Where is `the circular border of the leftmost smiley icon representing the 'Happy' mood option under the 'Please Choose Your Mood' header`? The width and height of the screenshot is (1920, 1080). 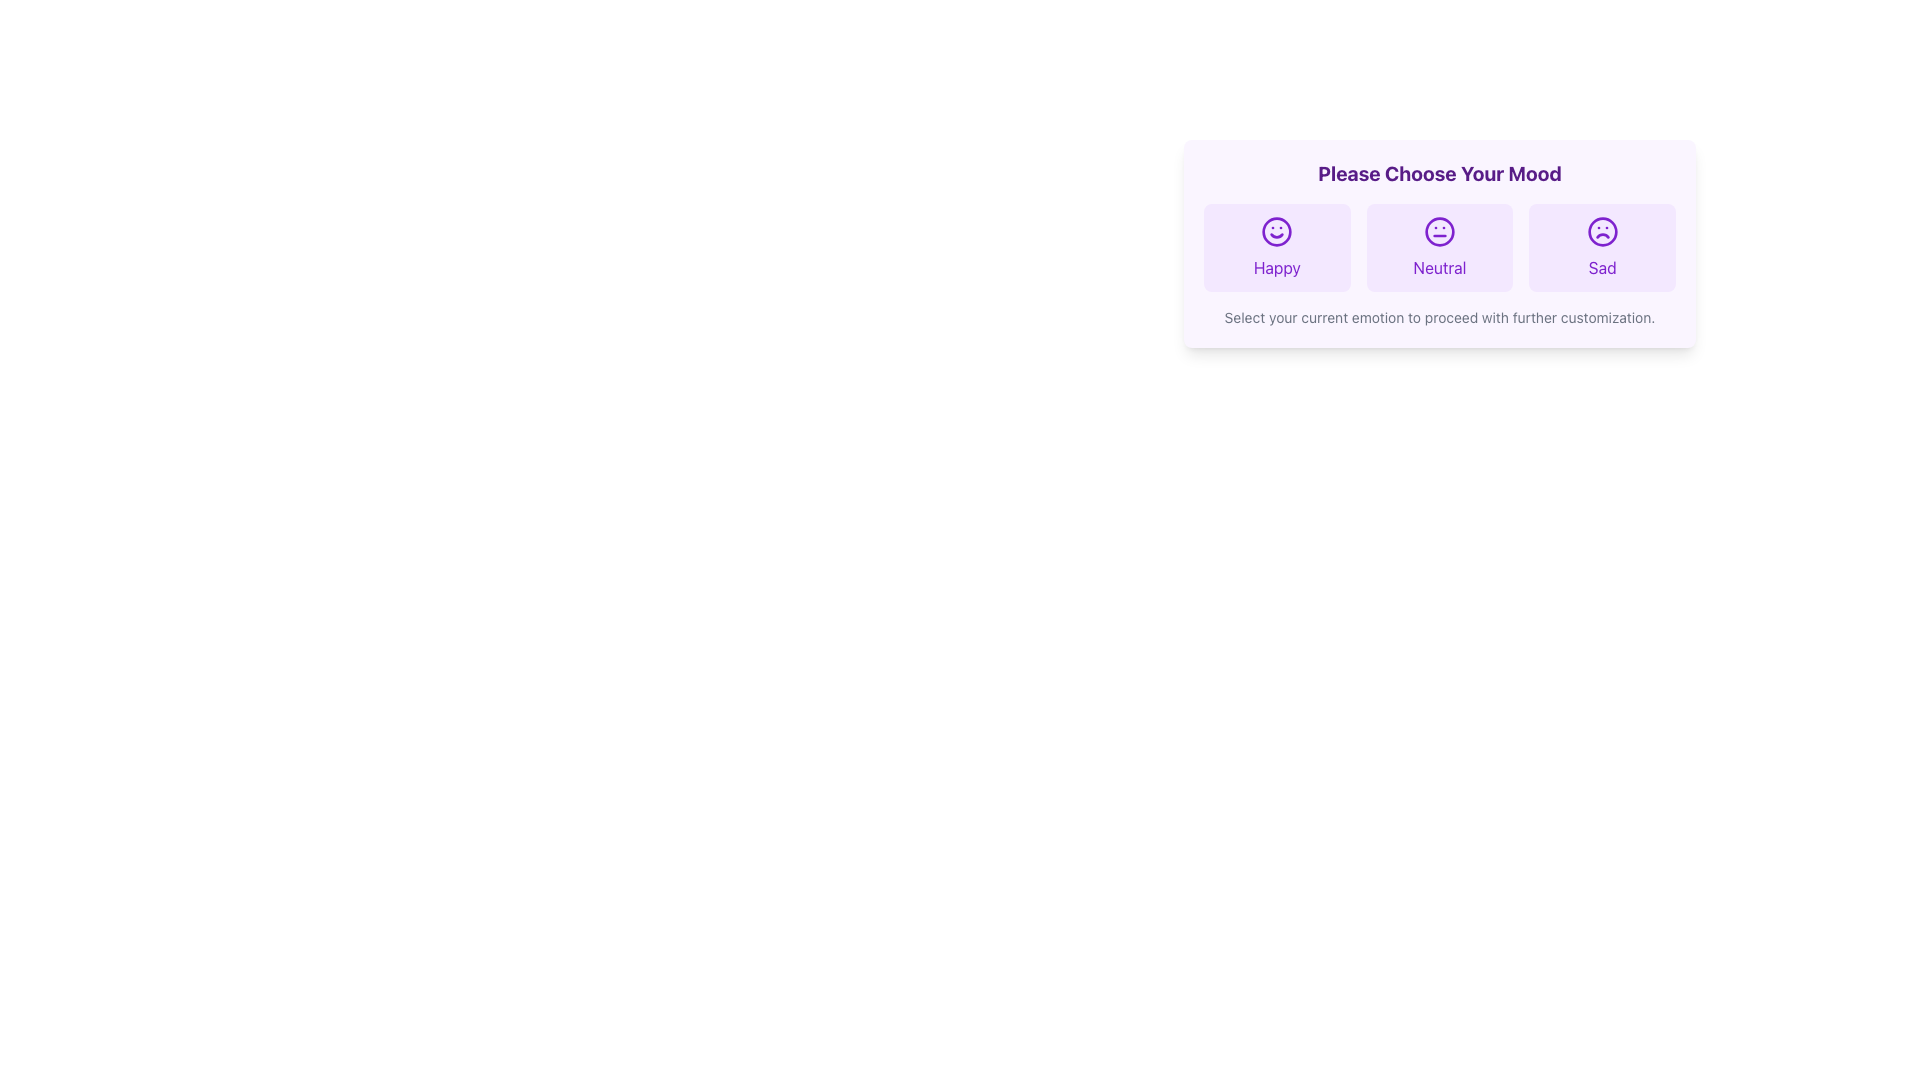
the circular border of the leftmost smiley icon representing the 'Happy' mood option under the 'Please Choose Your Mood' header is located at coordinates (1276, 230).